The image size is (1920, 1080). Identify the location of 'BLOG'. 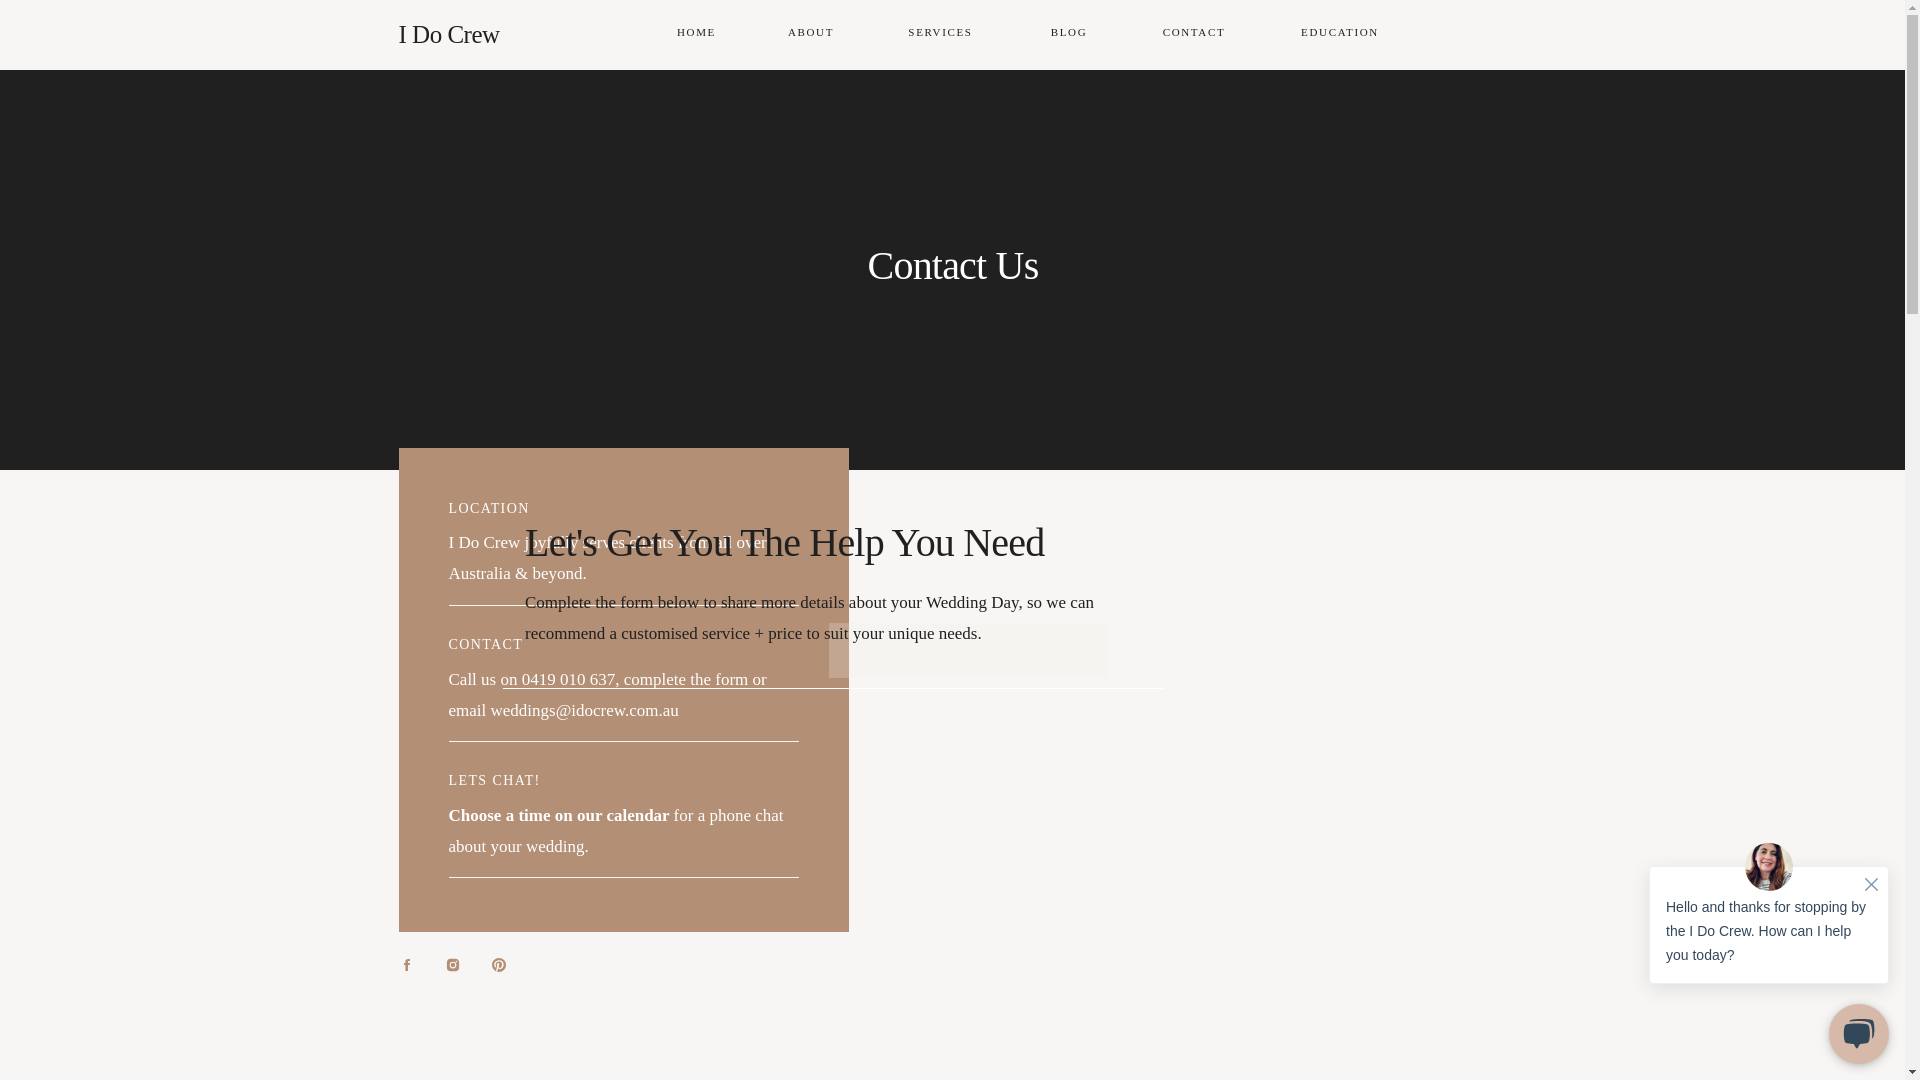
(1068, 34).